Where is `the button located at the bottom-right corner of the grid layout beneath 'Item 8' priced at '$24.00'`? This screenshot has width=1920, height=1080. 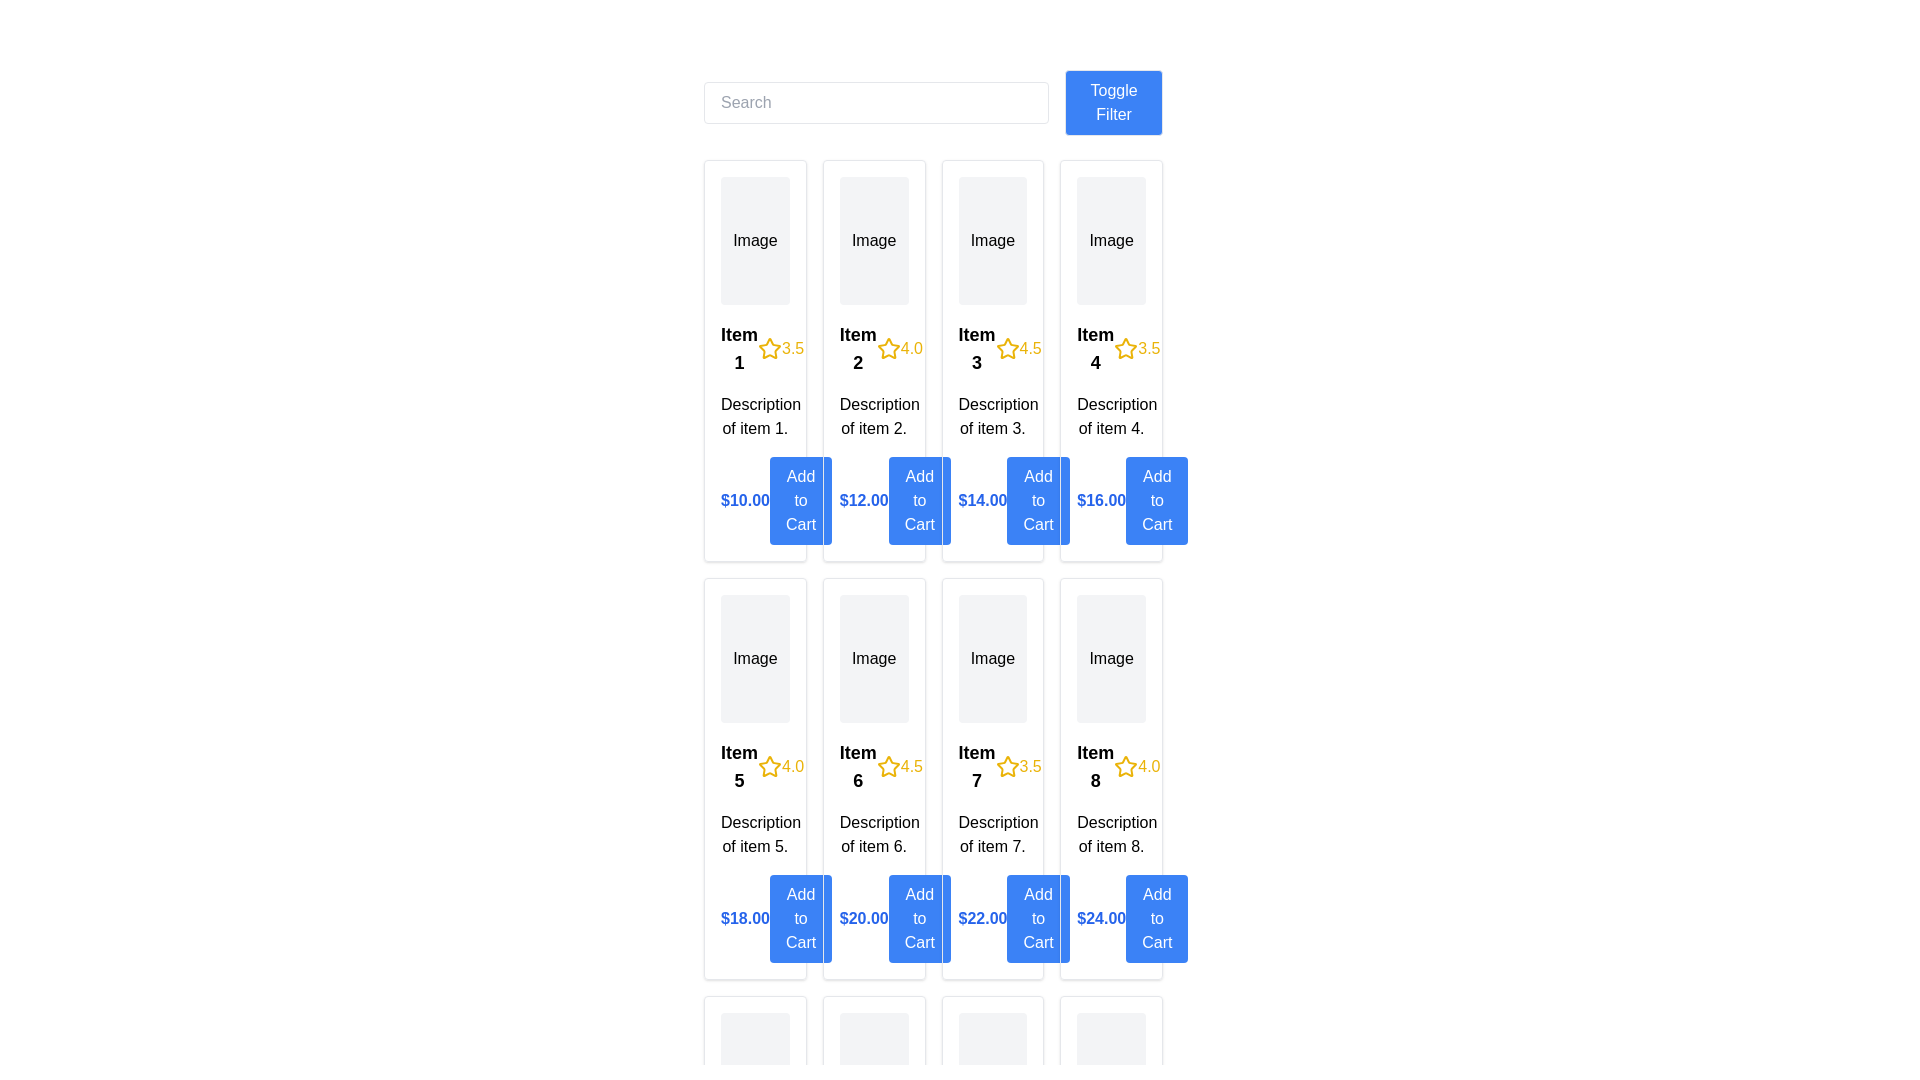
the button located at the bottom-right corner of the grid layout beneath 'Item 8' priced at '$24.00' is located at coordinates (1157, 918).